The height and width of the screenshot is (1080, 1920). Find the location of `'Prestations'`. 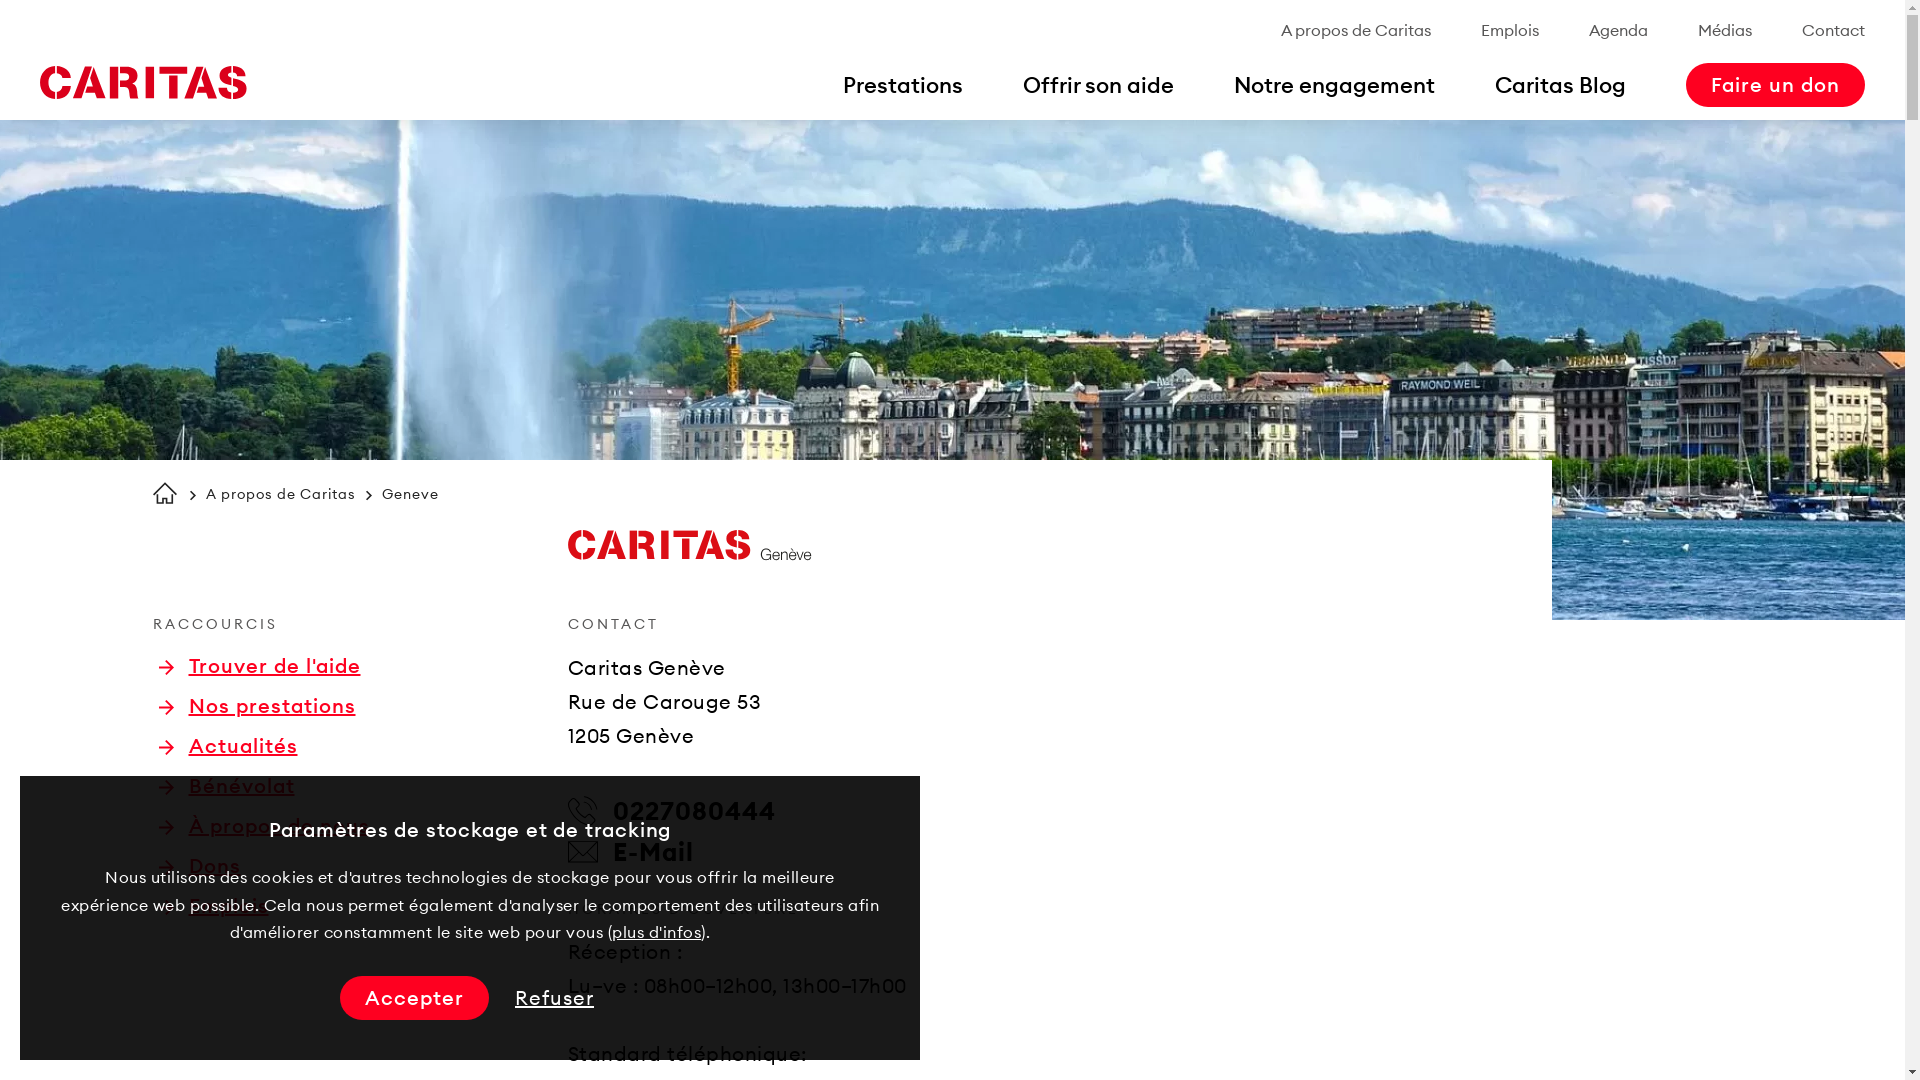

'Prestations' is located at coordinates (901, 83).